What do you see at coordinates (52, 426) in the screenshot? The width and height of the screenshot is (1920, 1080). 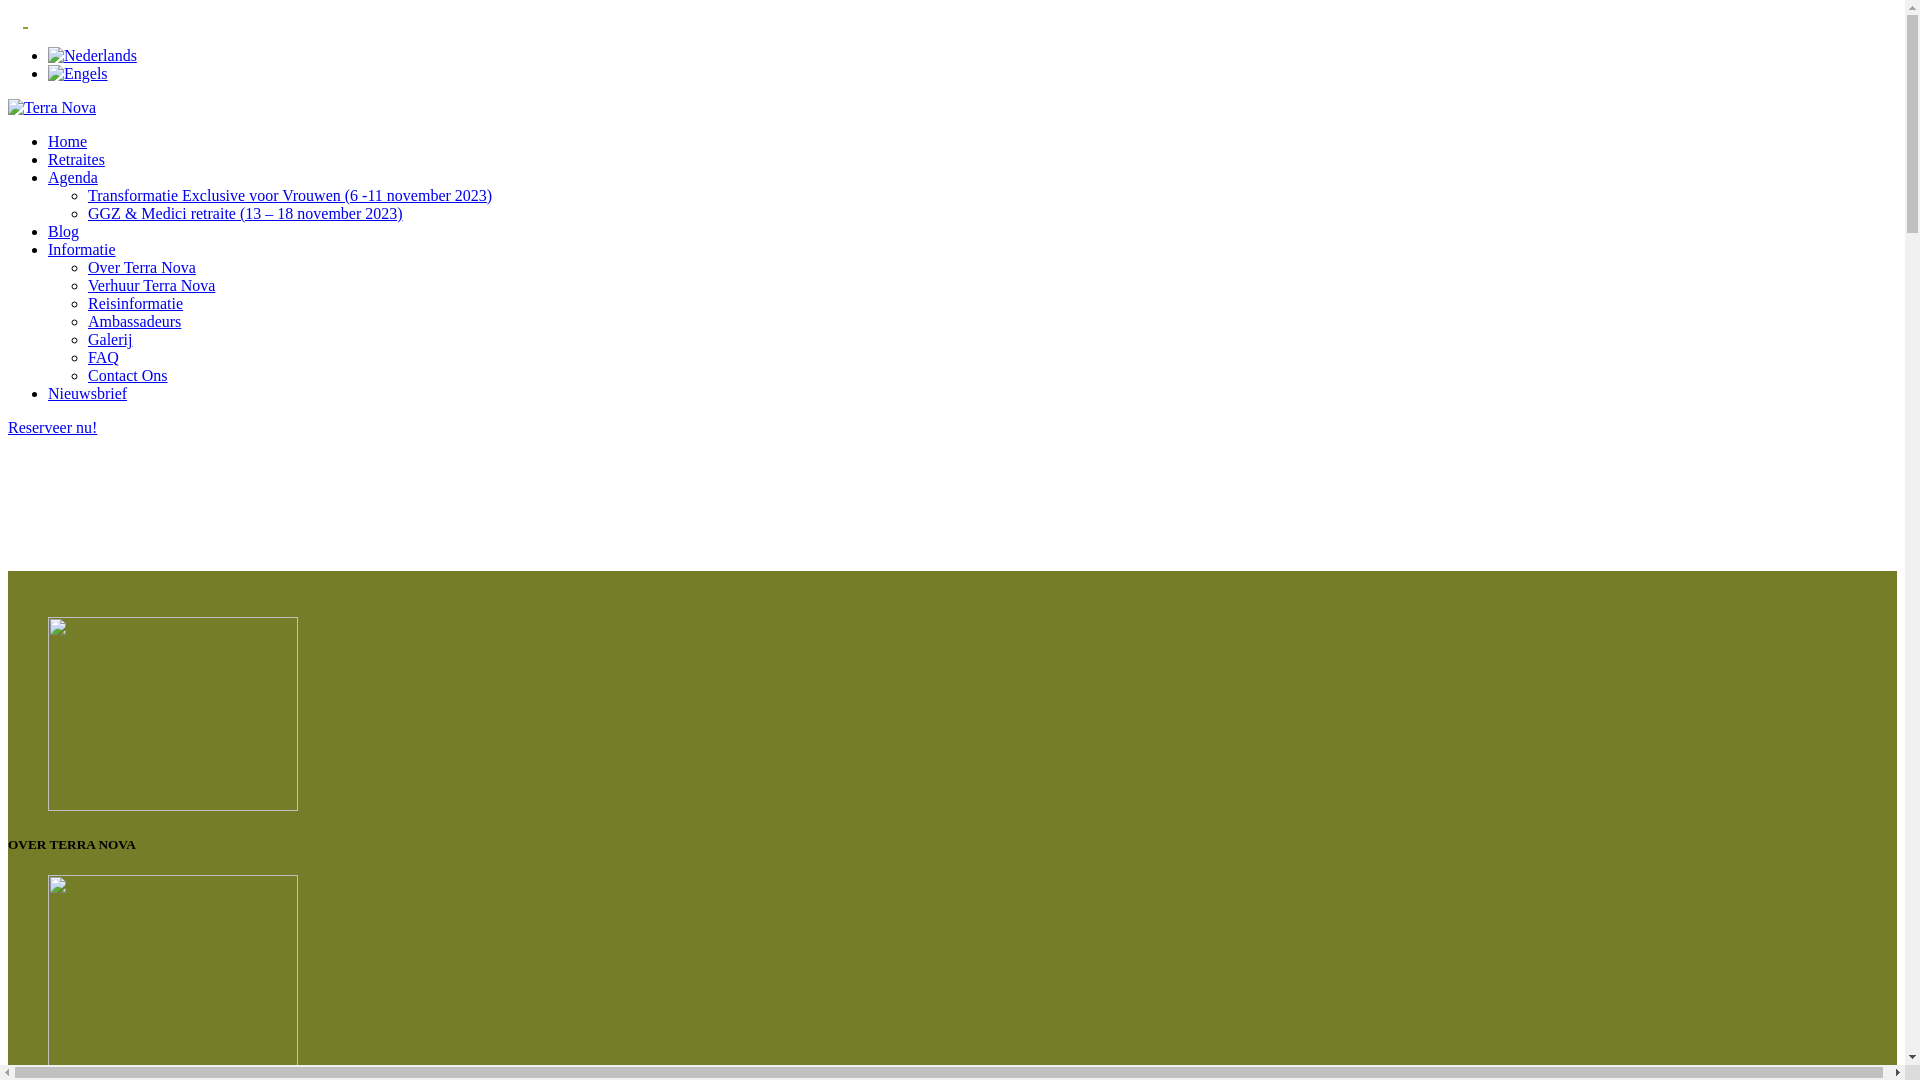 I see `'Reserveer nu!'` at bounding box center [52, 426].